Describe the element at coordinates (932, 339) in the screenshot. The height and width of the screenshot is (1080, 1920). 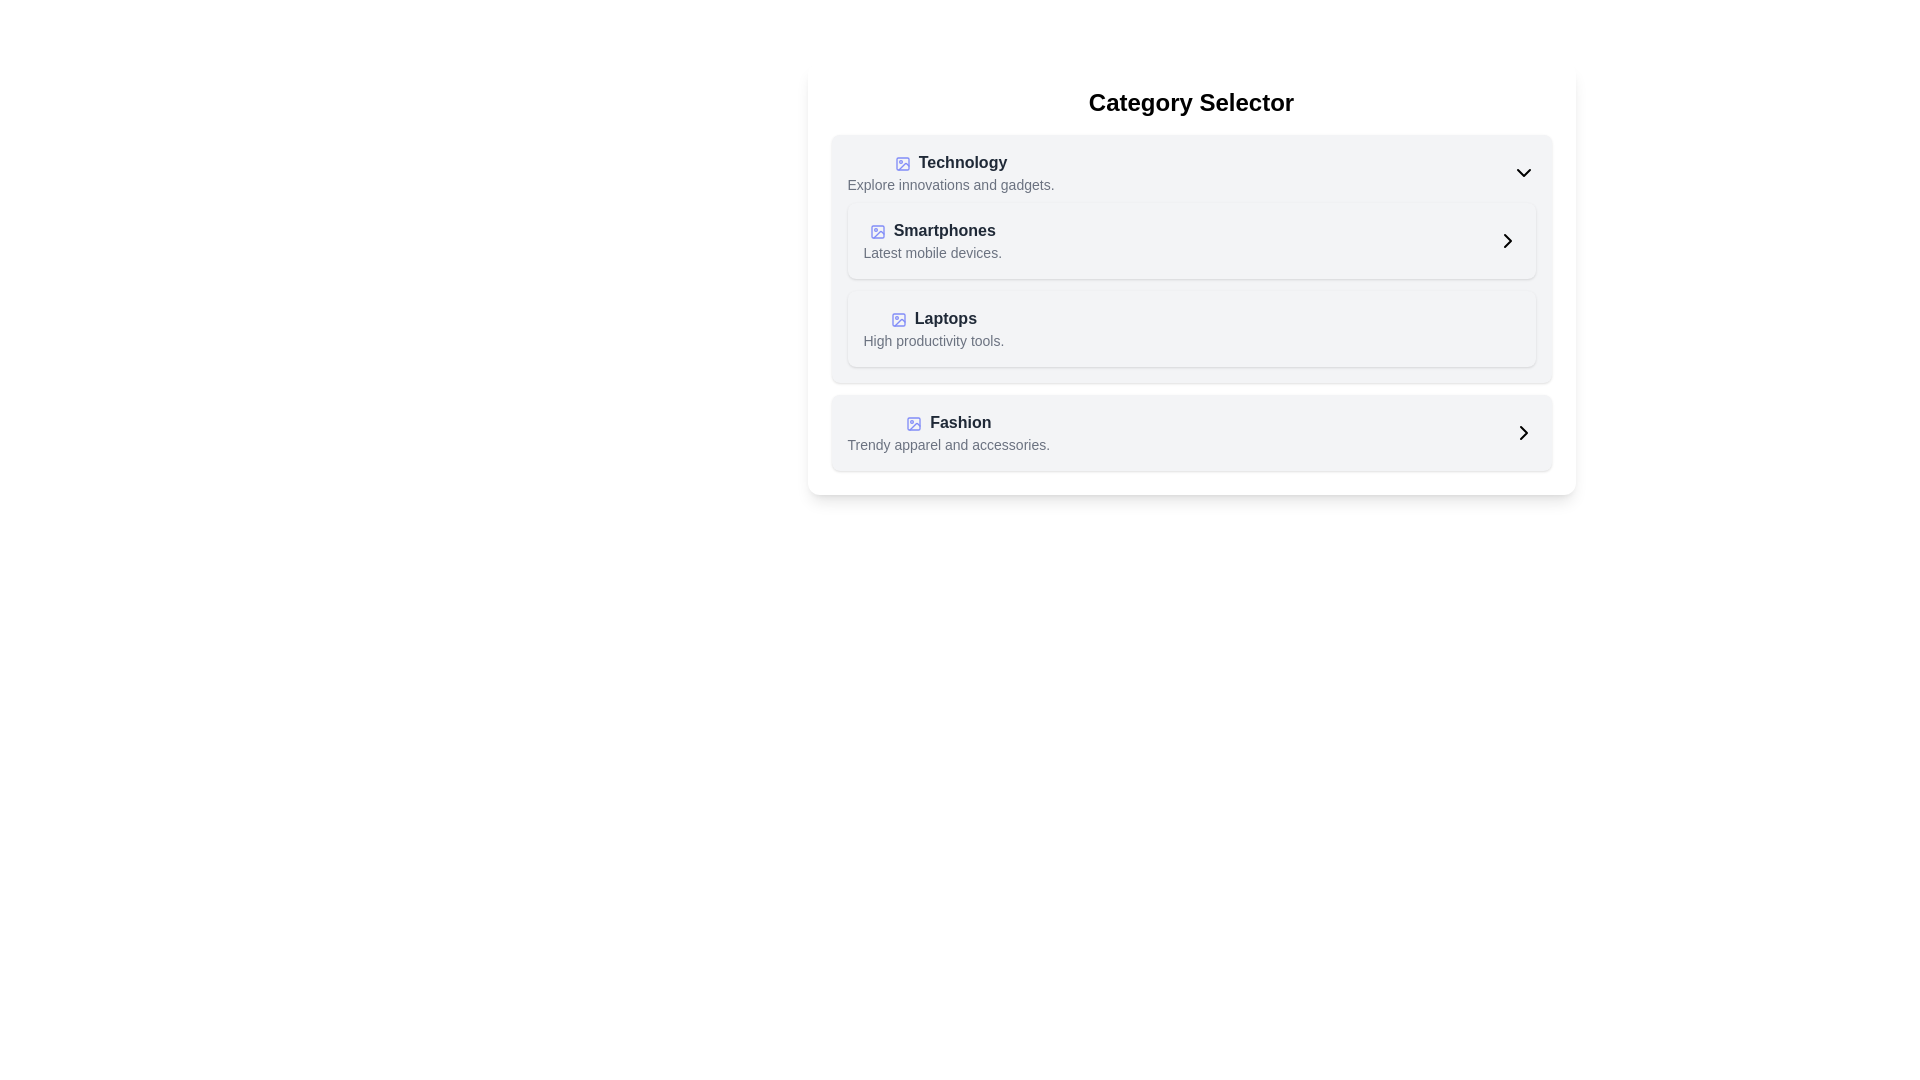
I see `the text label reading 'High productivity tools.' which is styled with a small gray font and positioned below the main text 'Laptops'` at that location.